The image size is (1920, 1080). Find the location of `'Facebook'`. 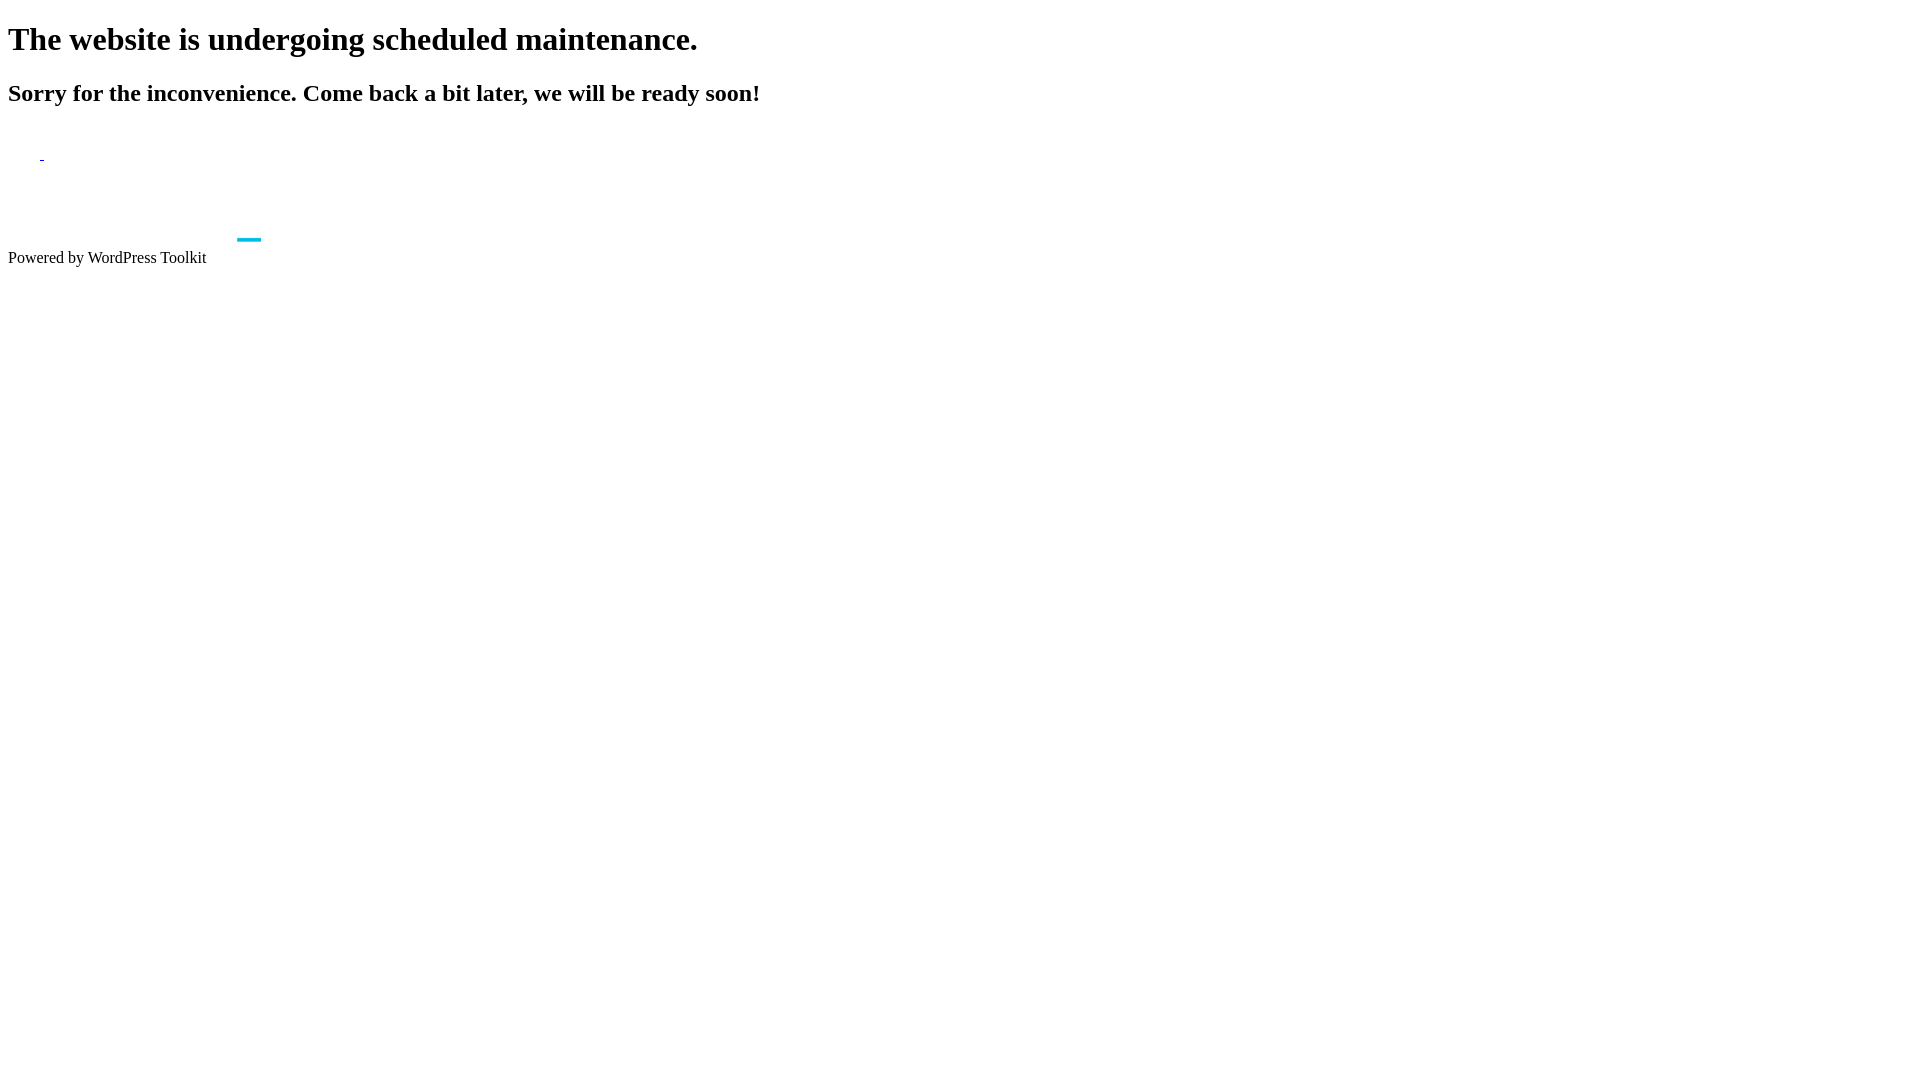

'Facebook' is located at coordinates (8, 152).